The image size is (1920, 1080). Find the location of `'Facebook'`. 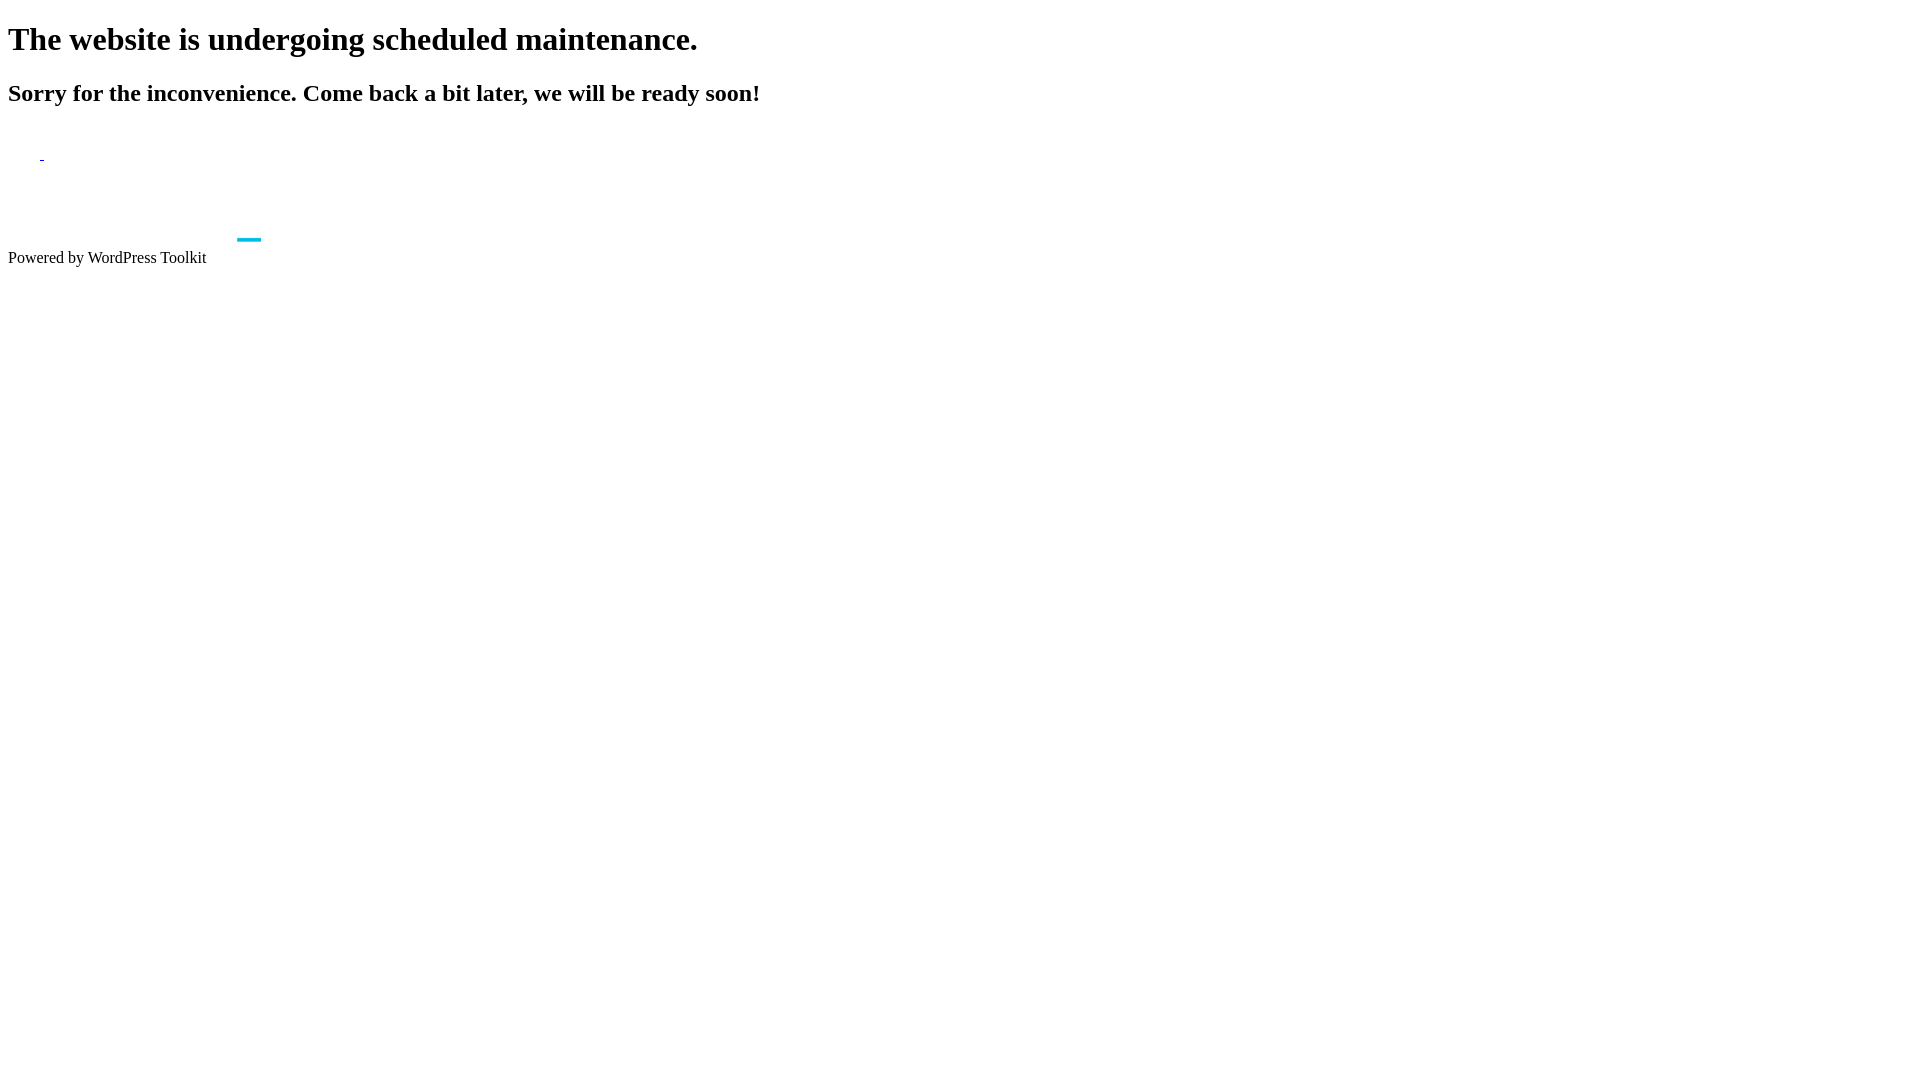

'Facebook' is located at coordinates (8, 152).